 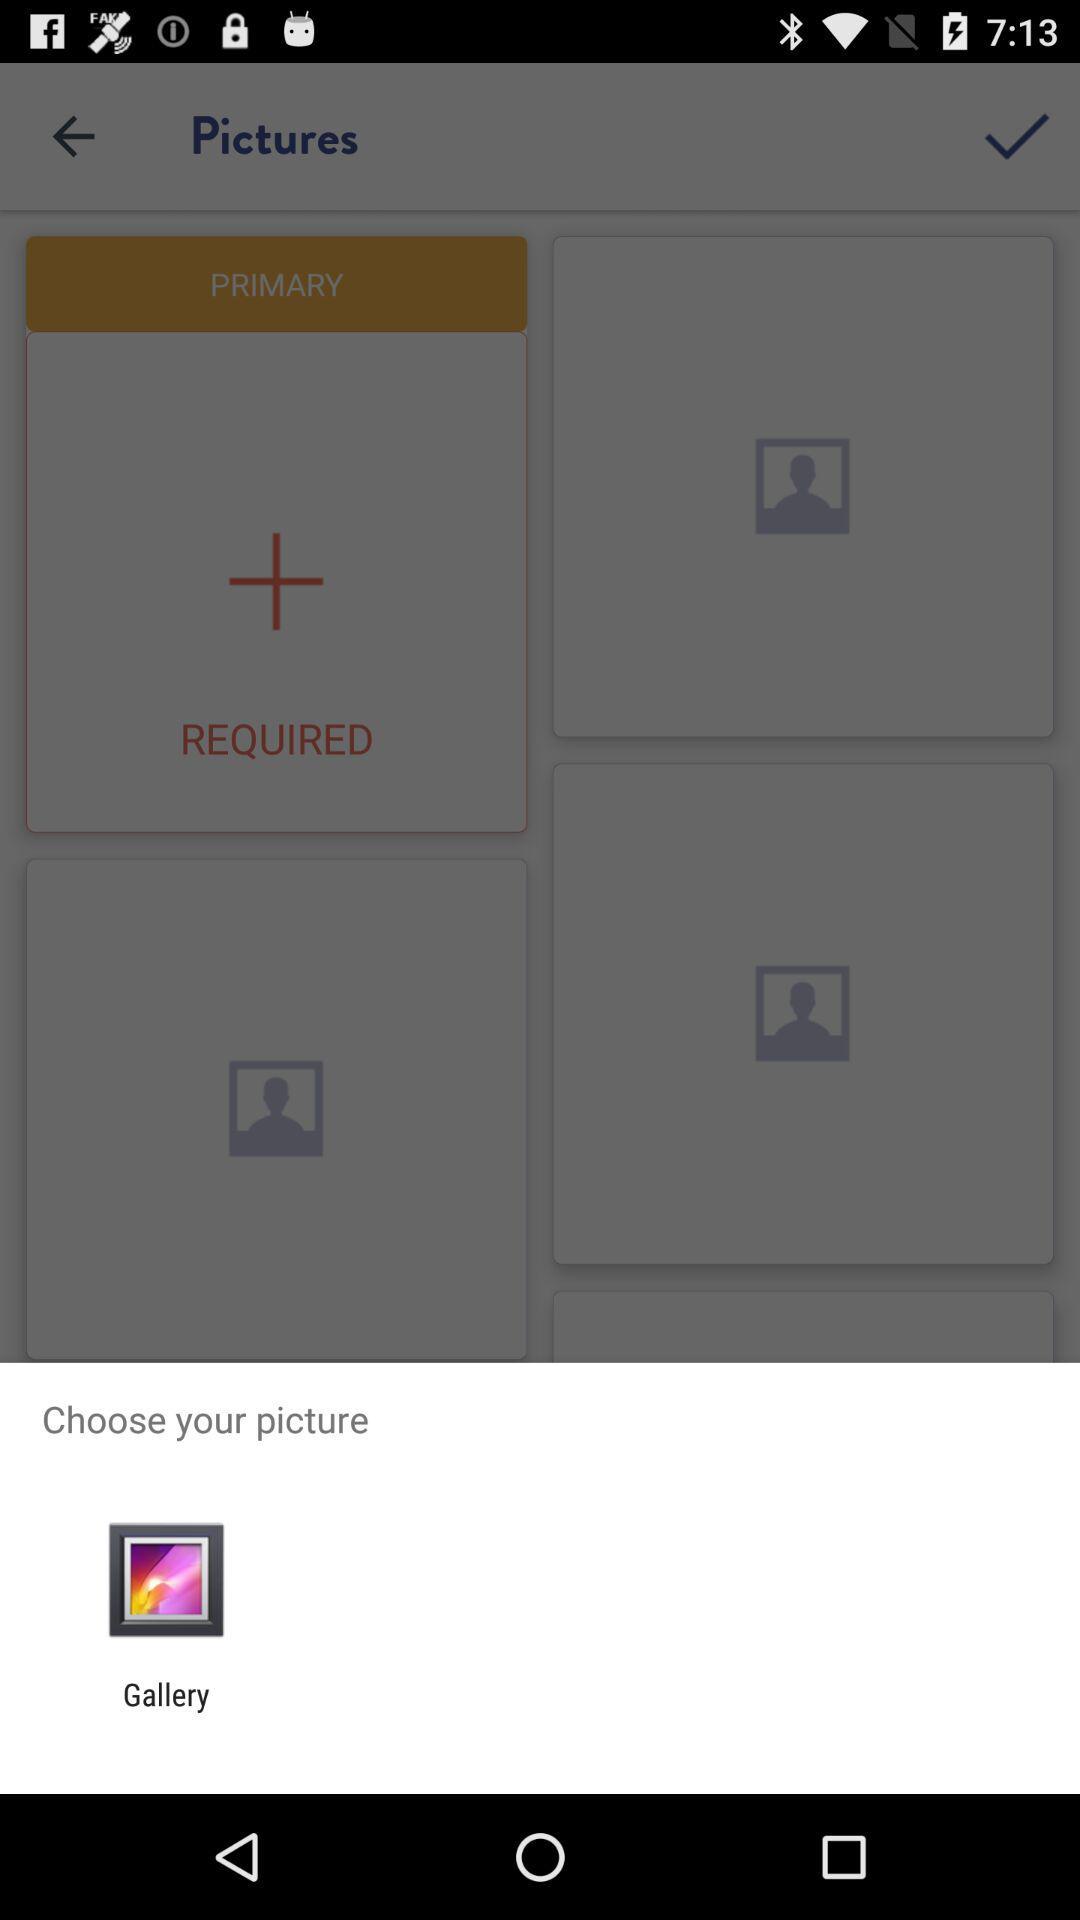 What do you see at coordinates (165, 1711) in the screenshot?
I see `gallery` at bounding box center [165, 1711].